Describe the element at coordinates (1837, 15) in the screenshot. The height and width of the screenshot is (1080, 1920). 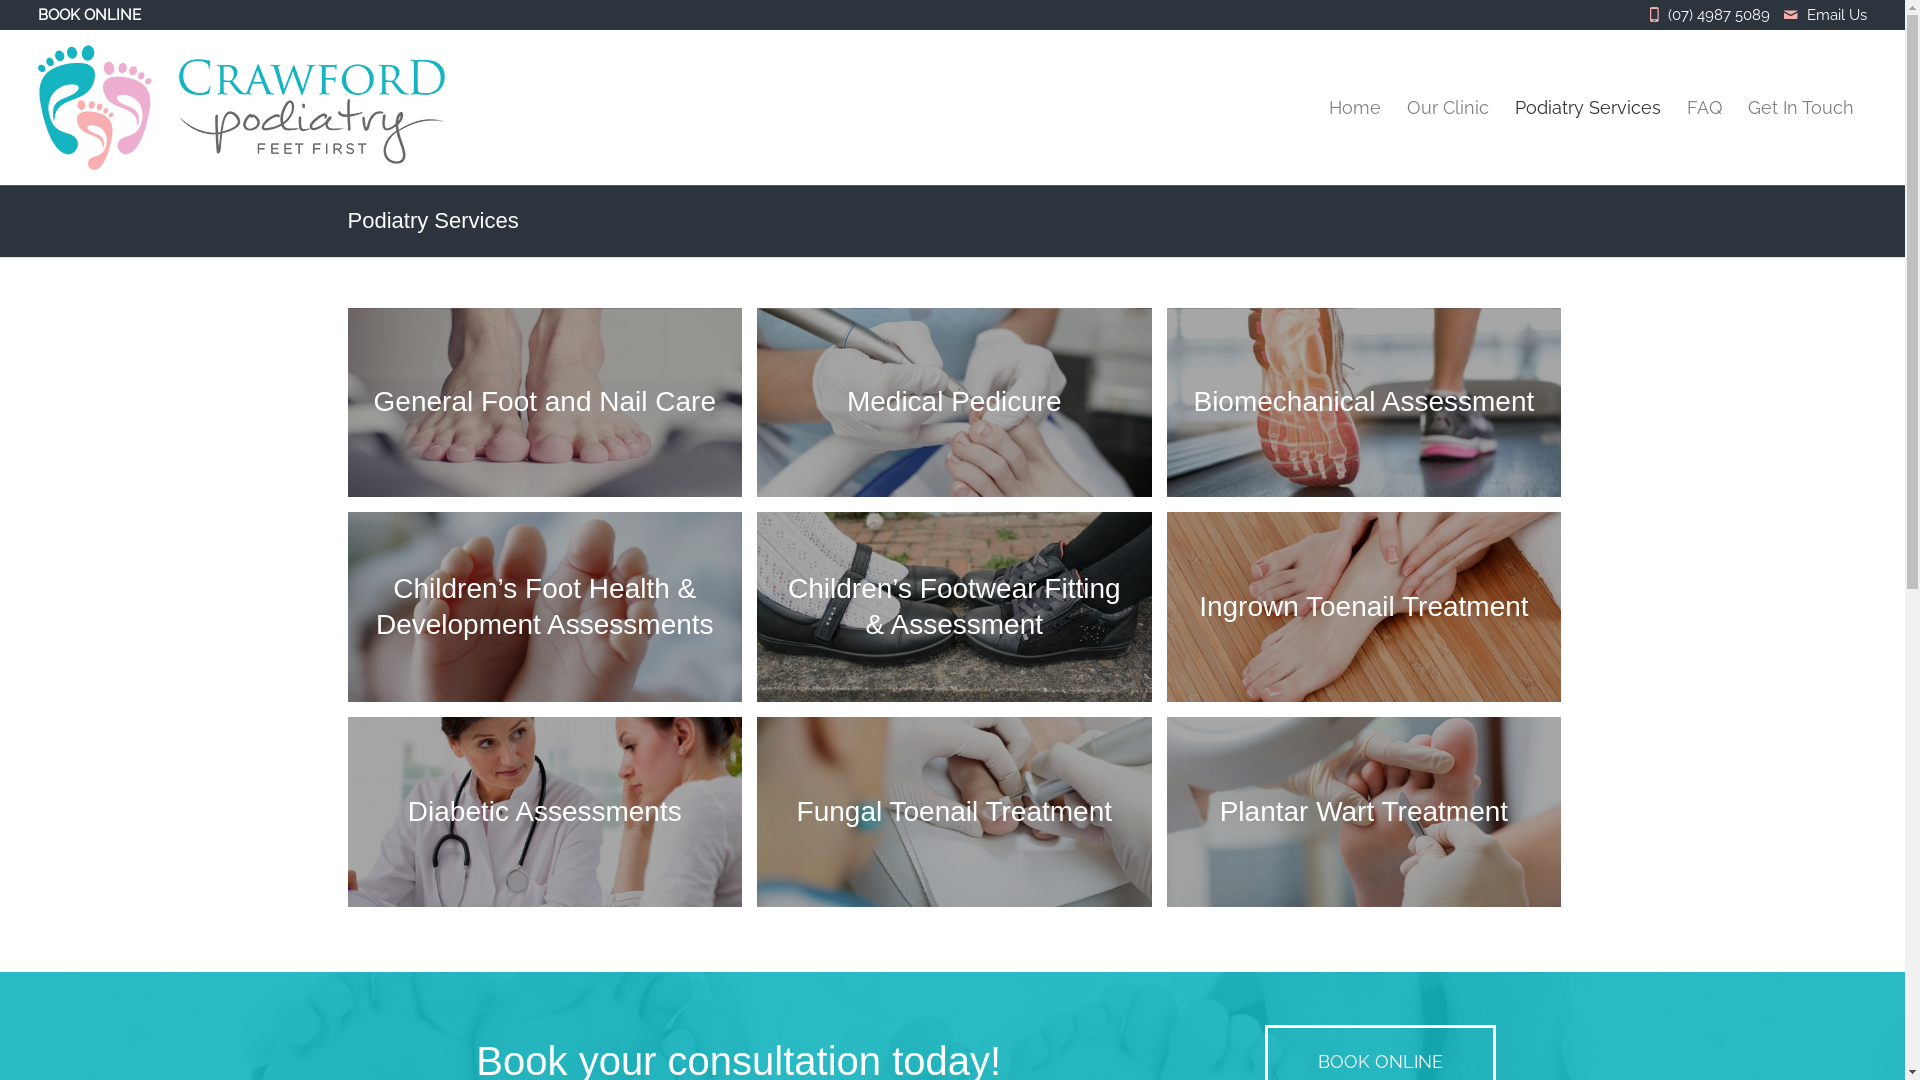
I see `'Email Us'` at that location.